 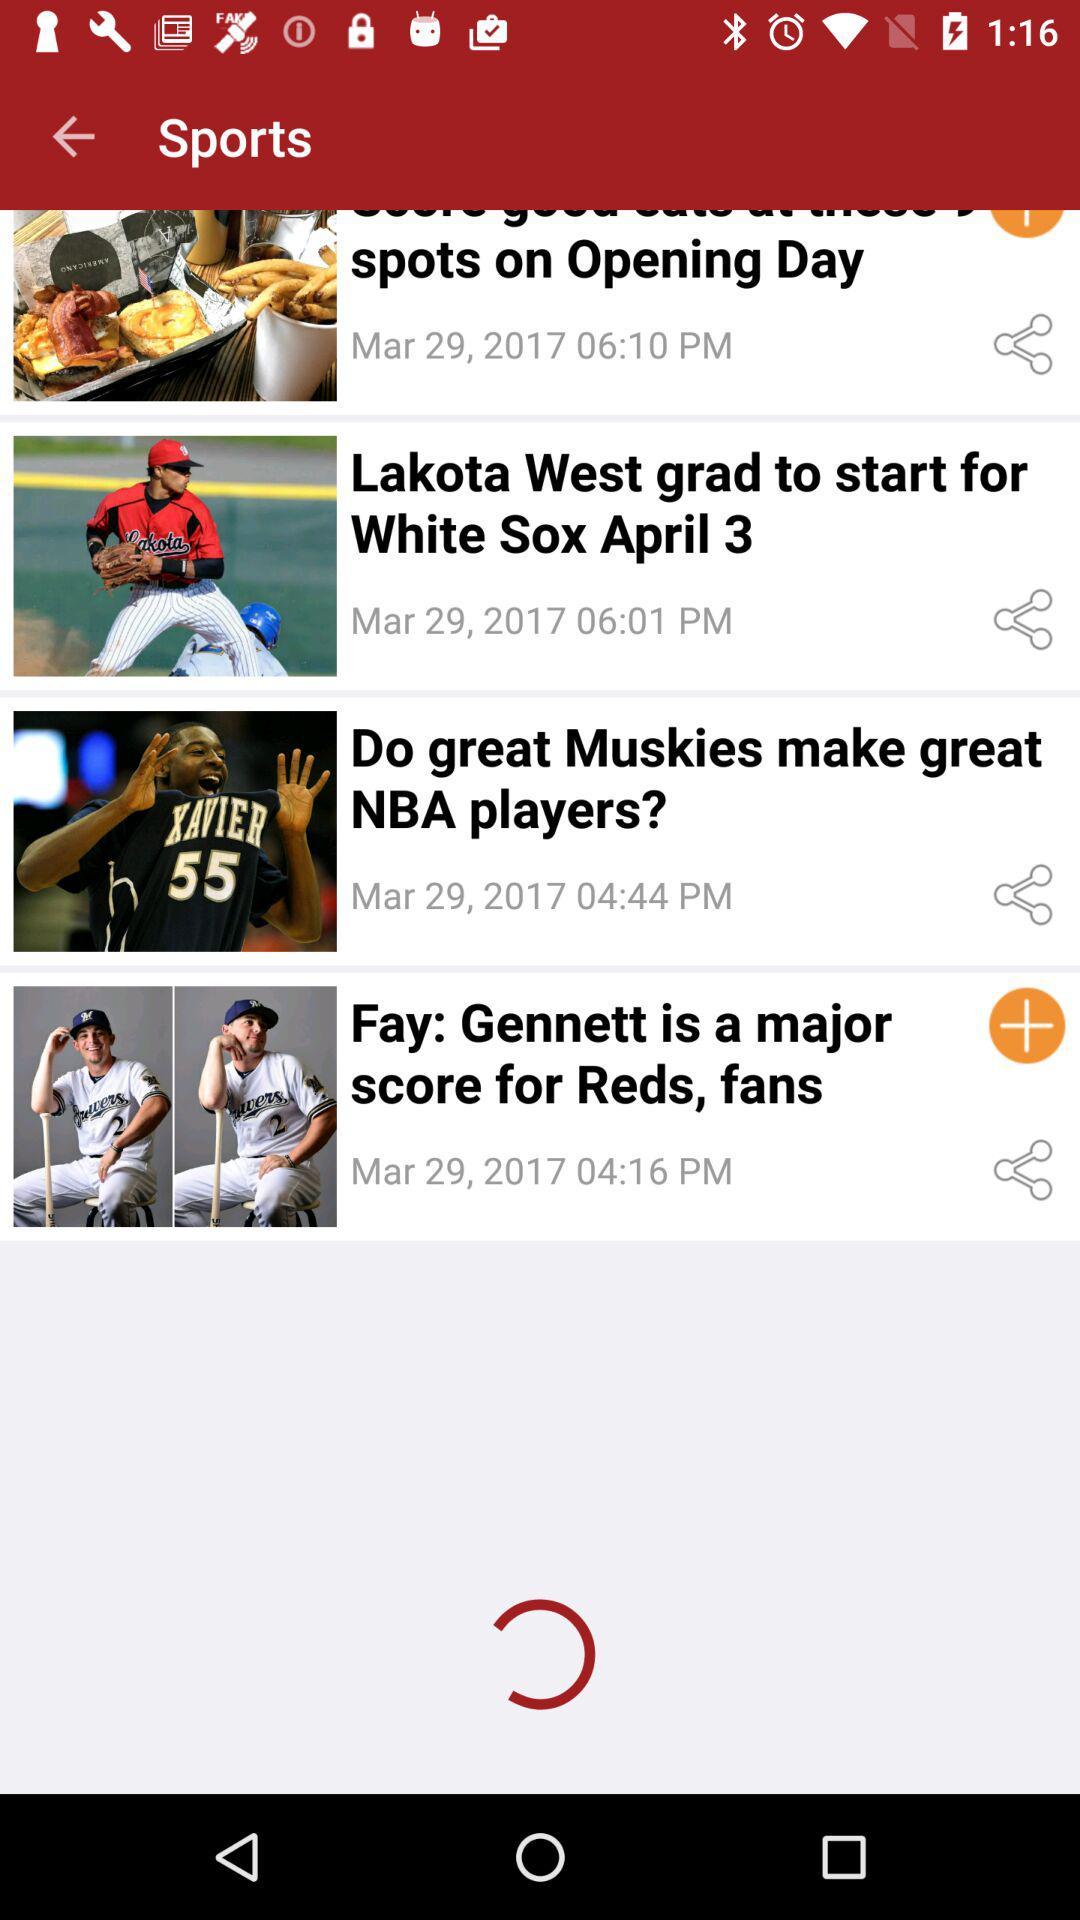 I want to click on photos of gennett, so click(x=174, y=1105).